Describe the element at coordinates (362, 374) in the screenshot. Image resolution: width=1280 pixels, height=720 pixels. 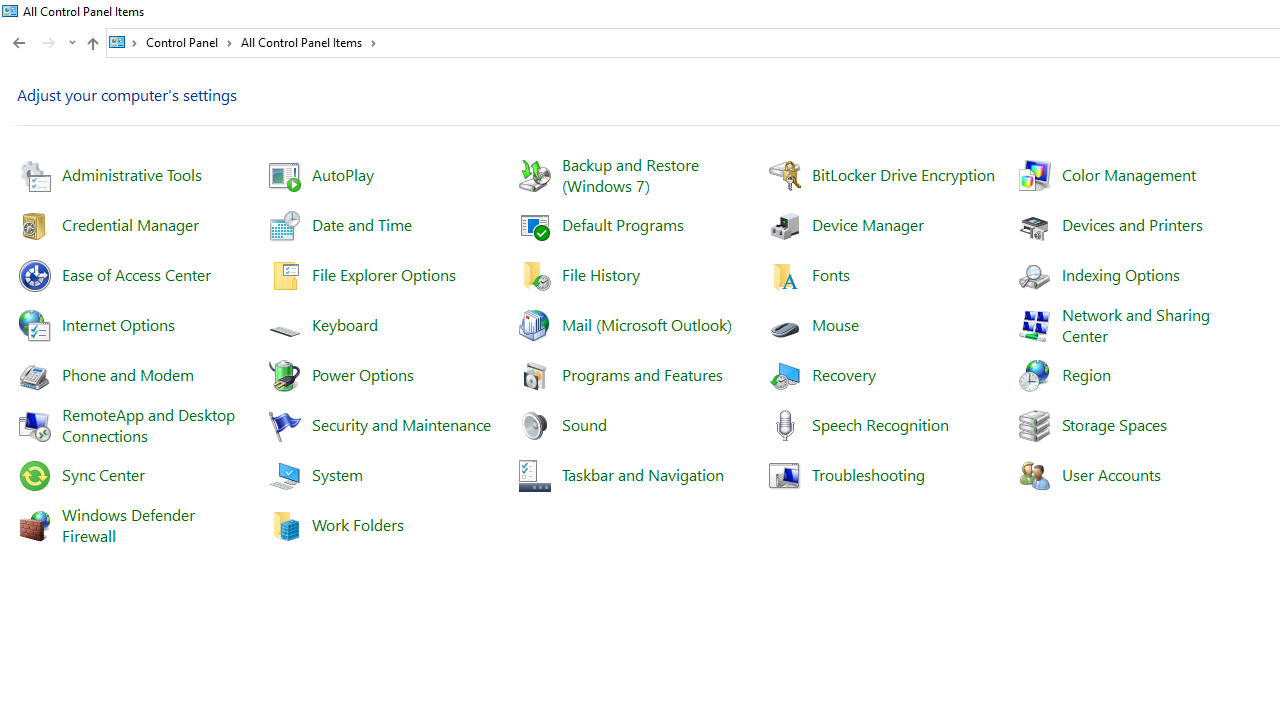
I see `'Power Options'` at that location.